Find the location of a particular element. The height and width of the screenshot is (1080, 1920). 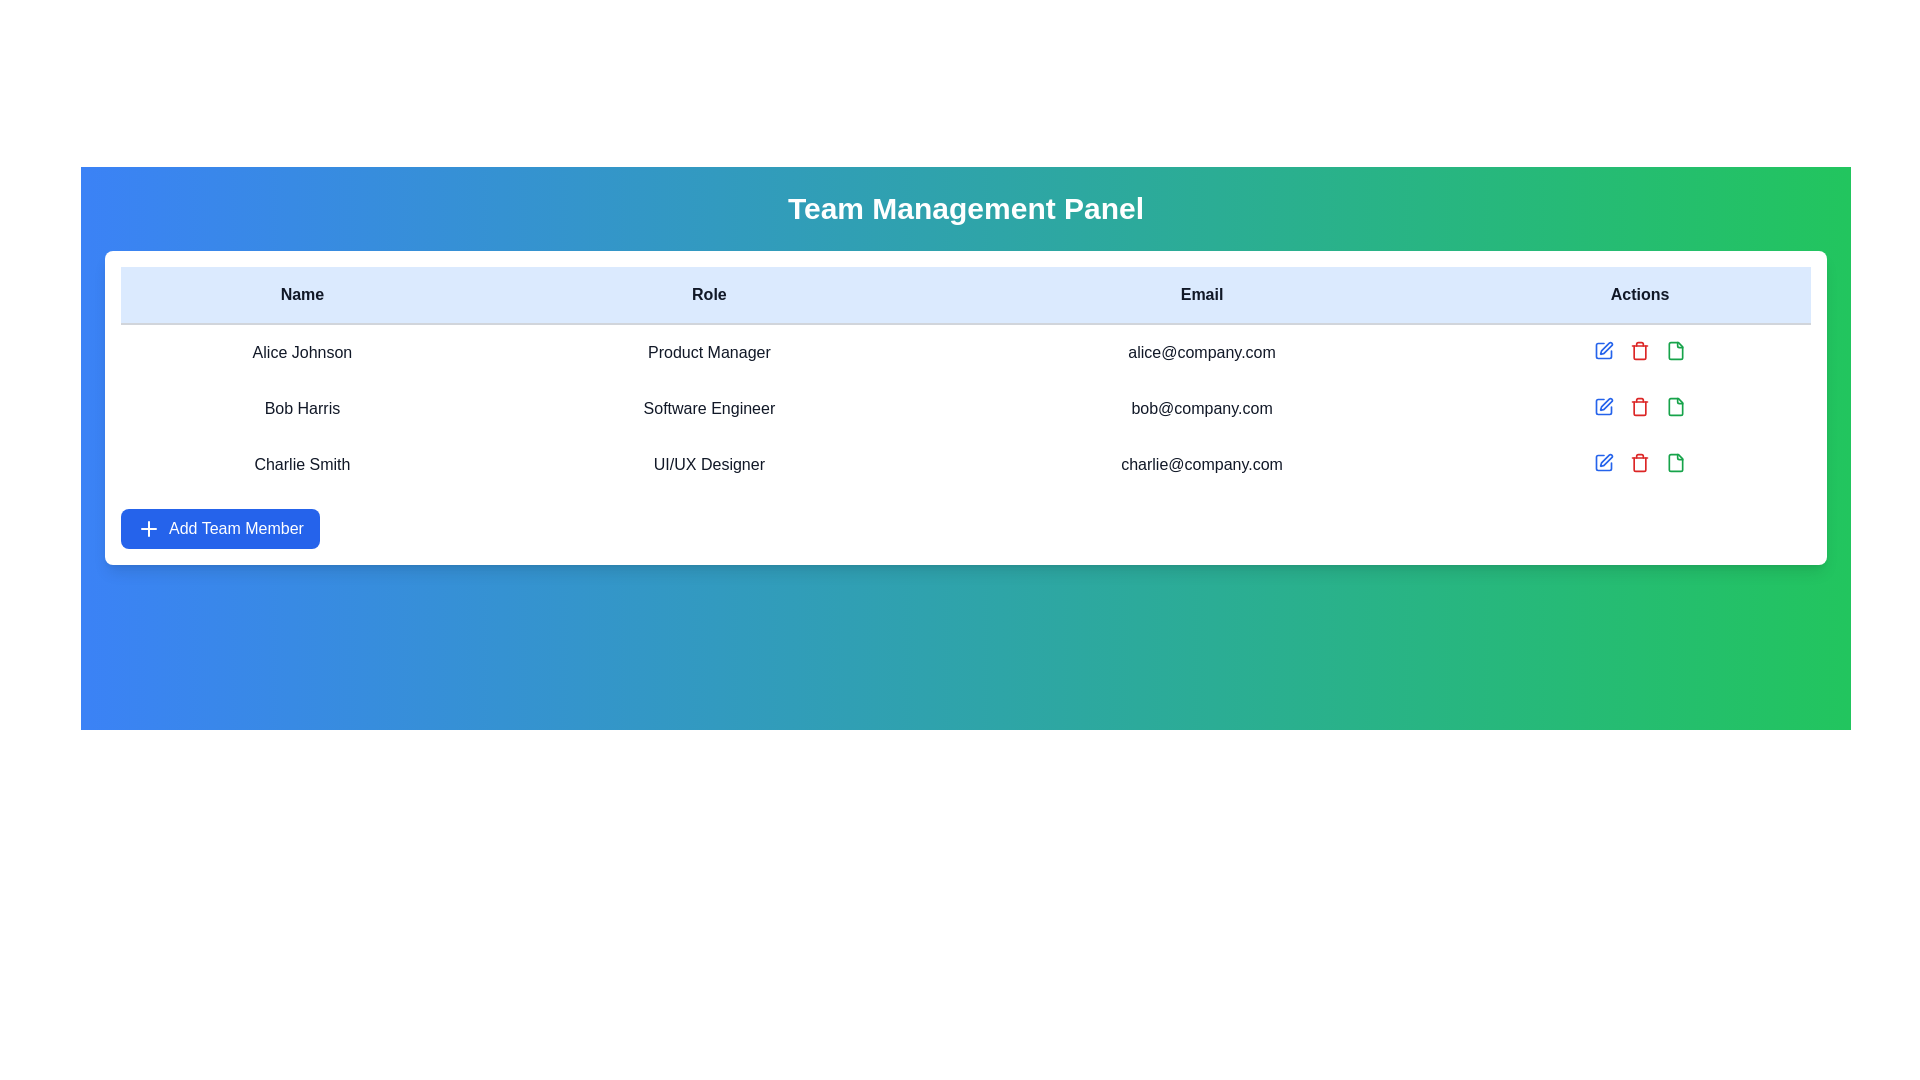

the icon with a green outline resembling a document or file is located at coordinates (1675, 406).